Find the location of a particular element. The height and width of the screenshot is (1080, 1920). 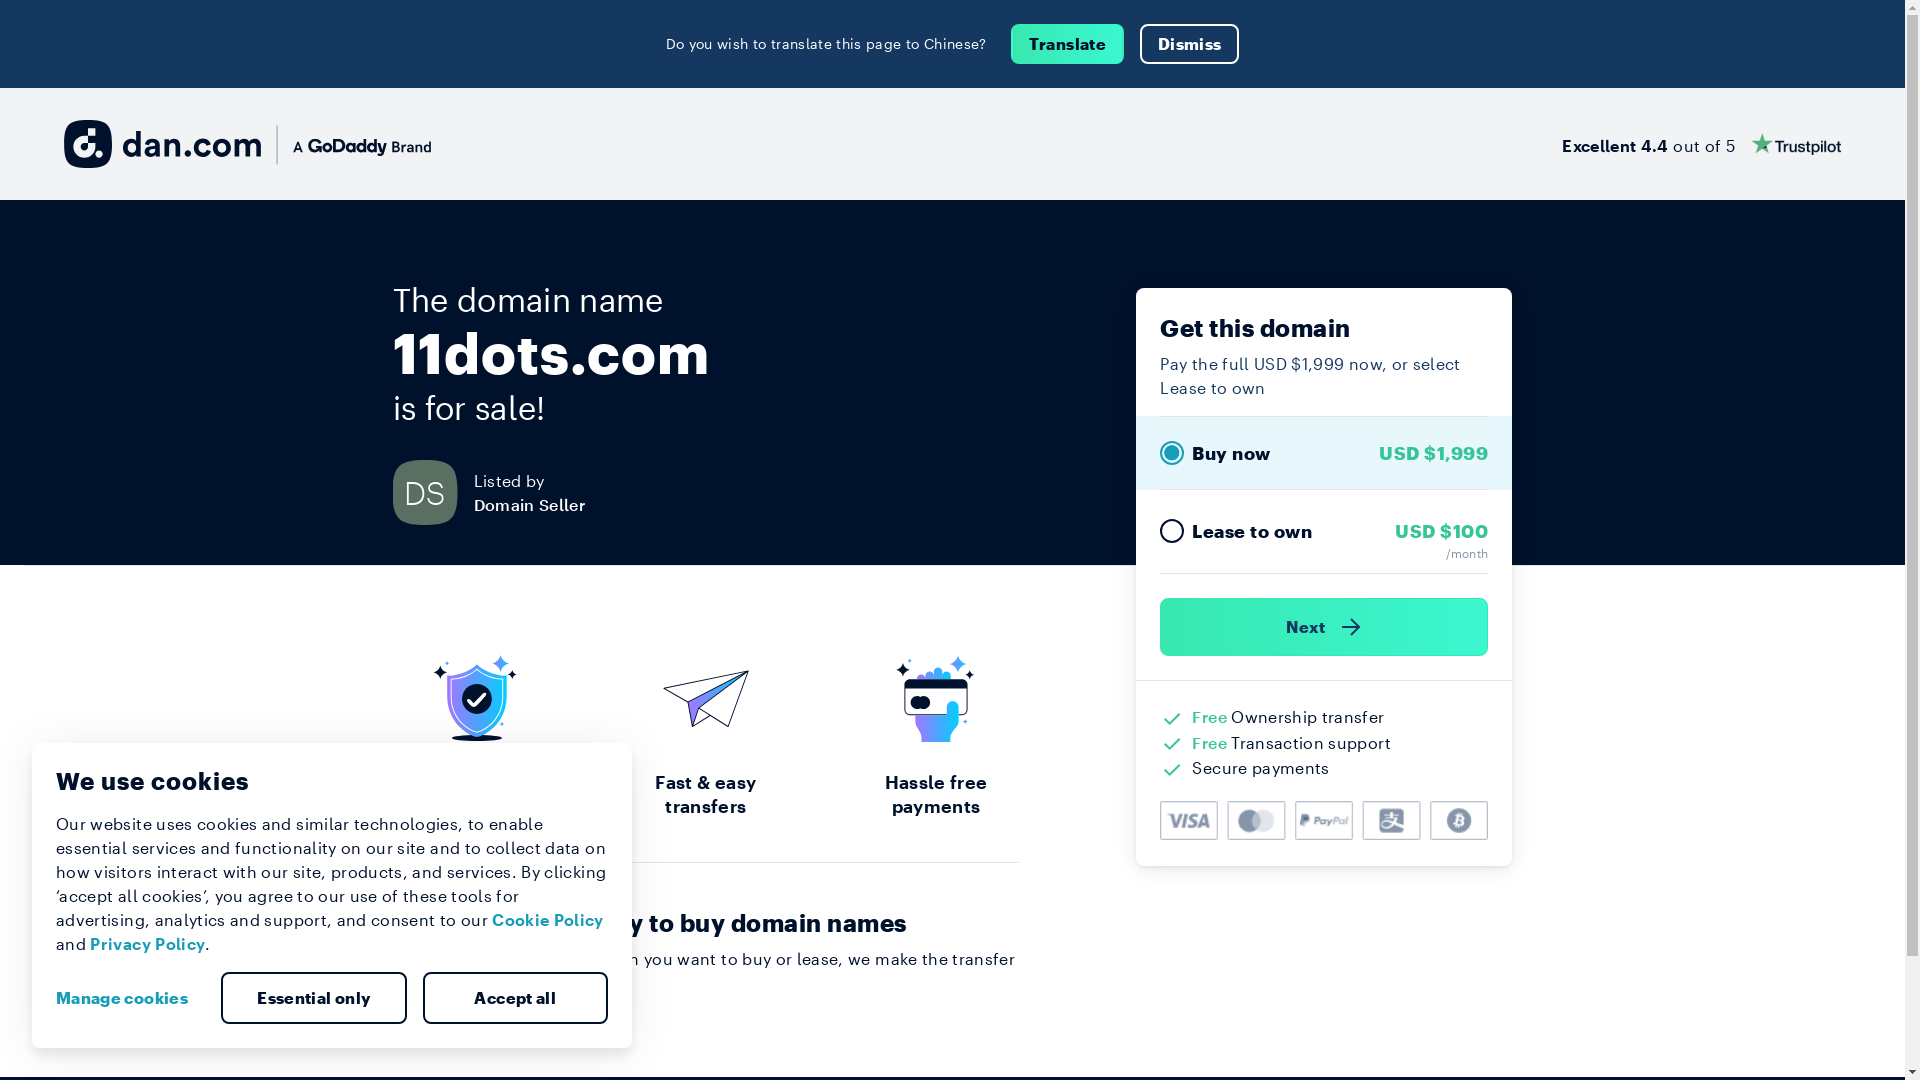

'Privacy Policy' is located at coordinates (146, 943).